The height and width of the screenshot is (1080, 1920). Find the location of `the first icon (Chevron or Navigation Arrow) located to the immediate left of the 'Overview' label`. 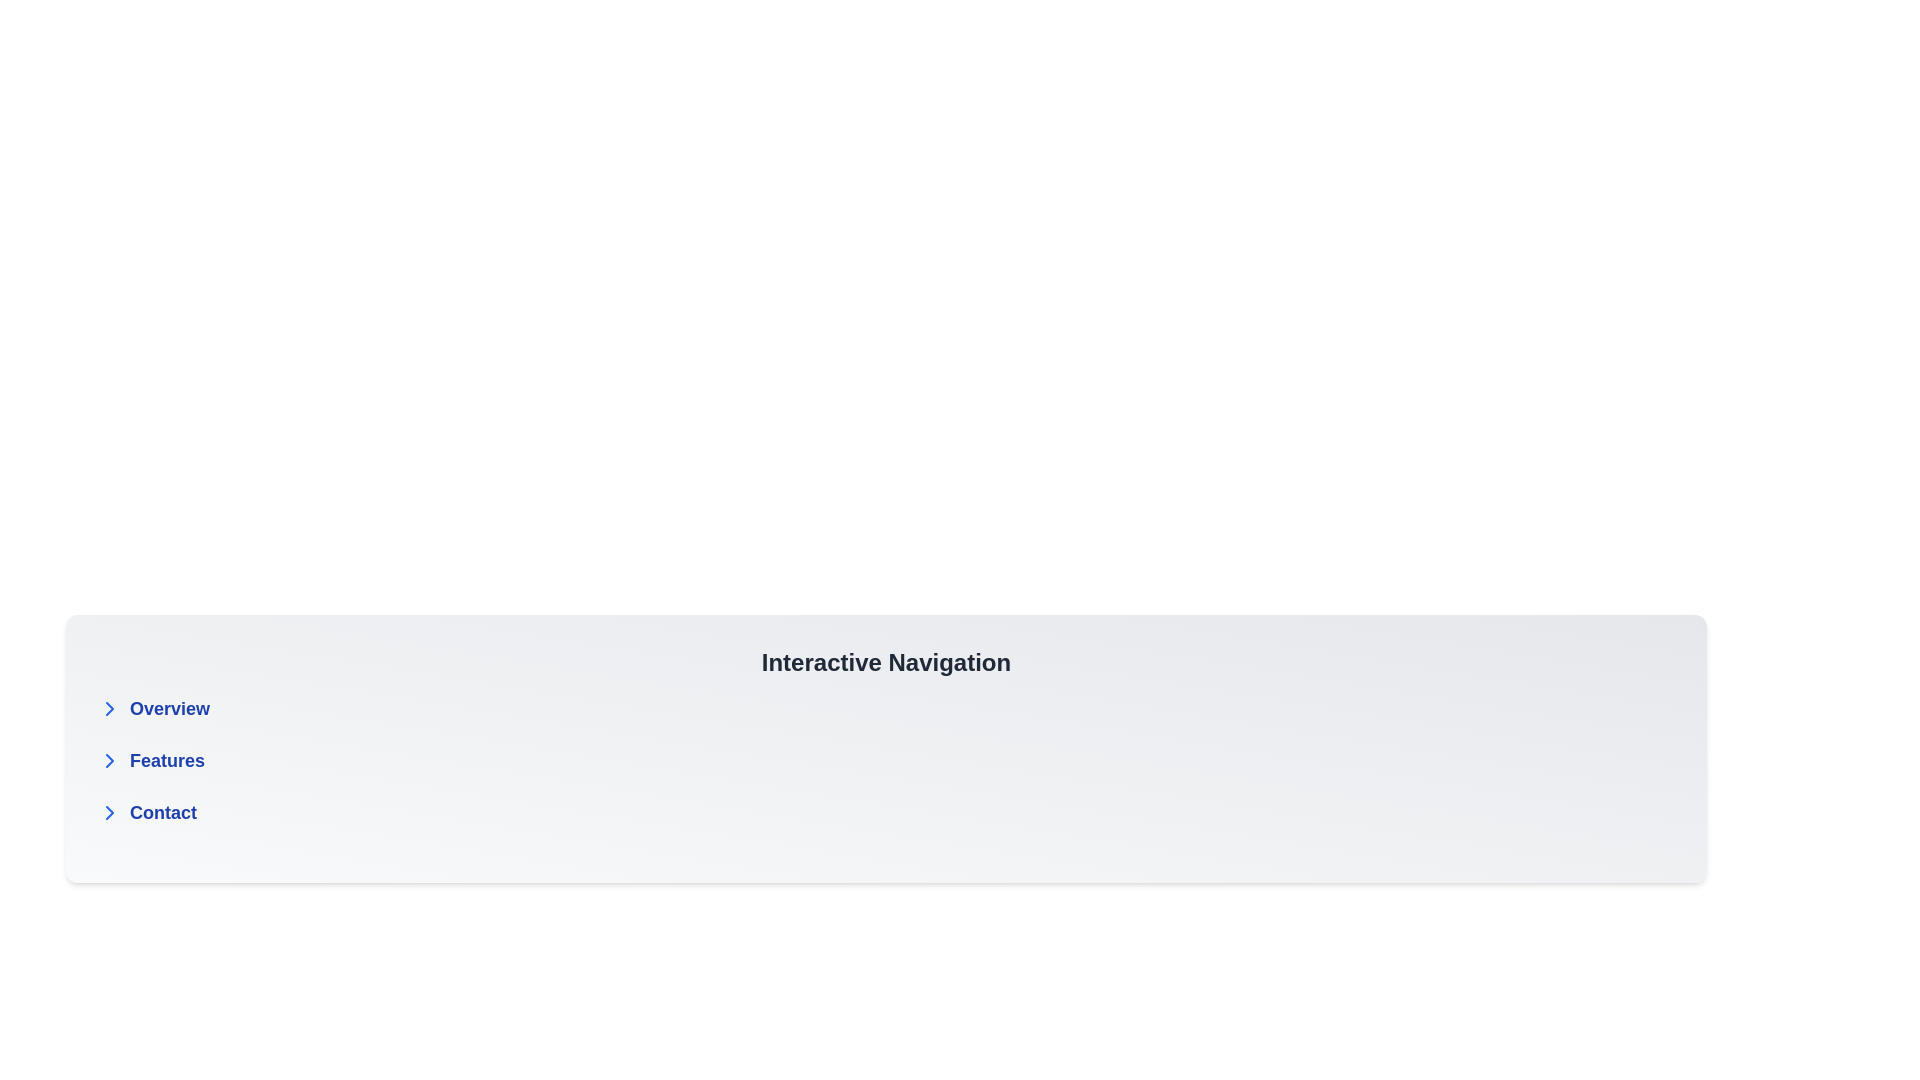

the first icon (Chevron or Navigation Arrow) located to the immediate left of the 'Overview' label is located at coordinates (109, 708).